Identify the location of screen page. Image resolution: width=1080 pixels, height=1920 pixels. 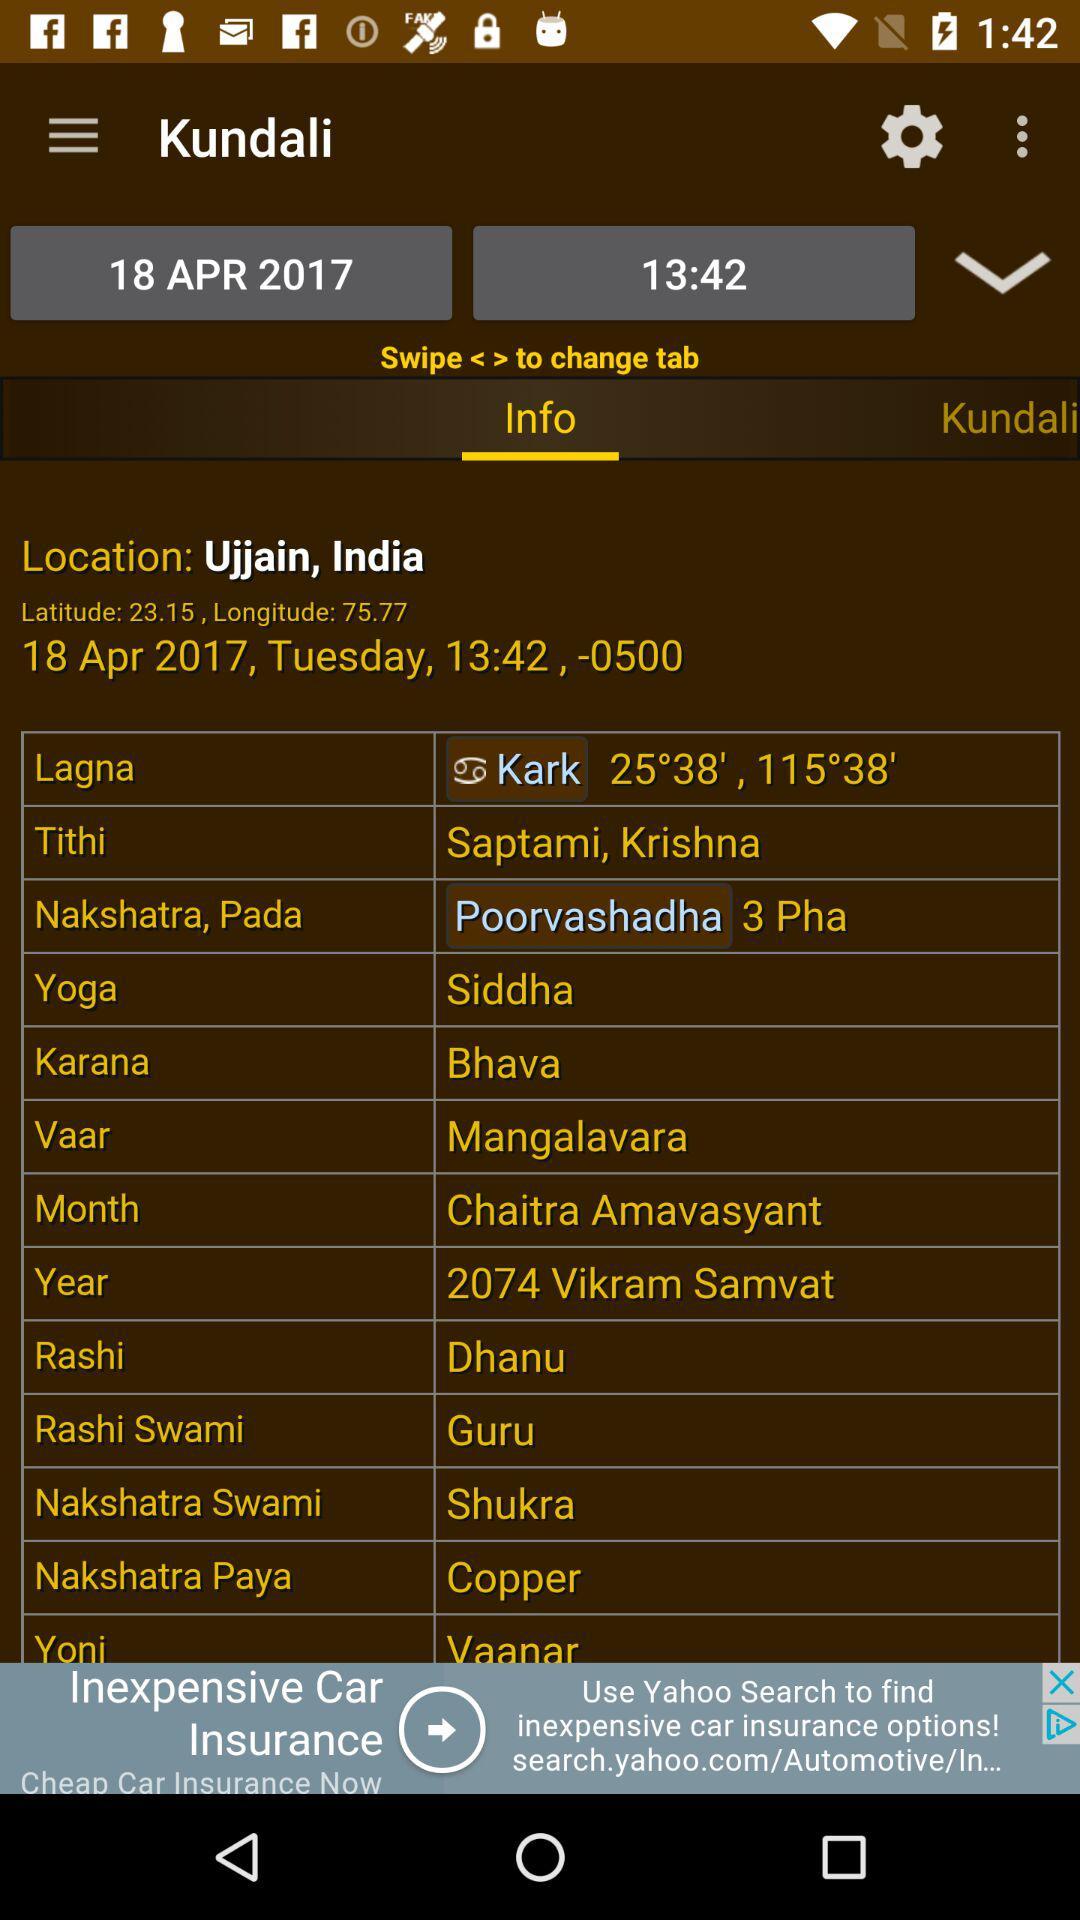
(540, 1060).